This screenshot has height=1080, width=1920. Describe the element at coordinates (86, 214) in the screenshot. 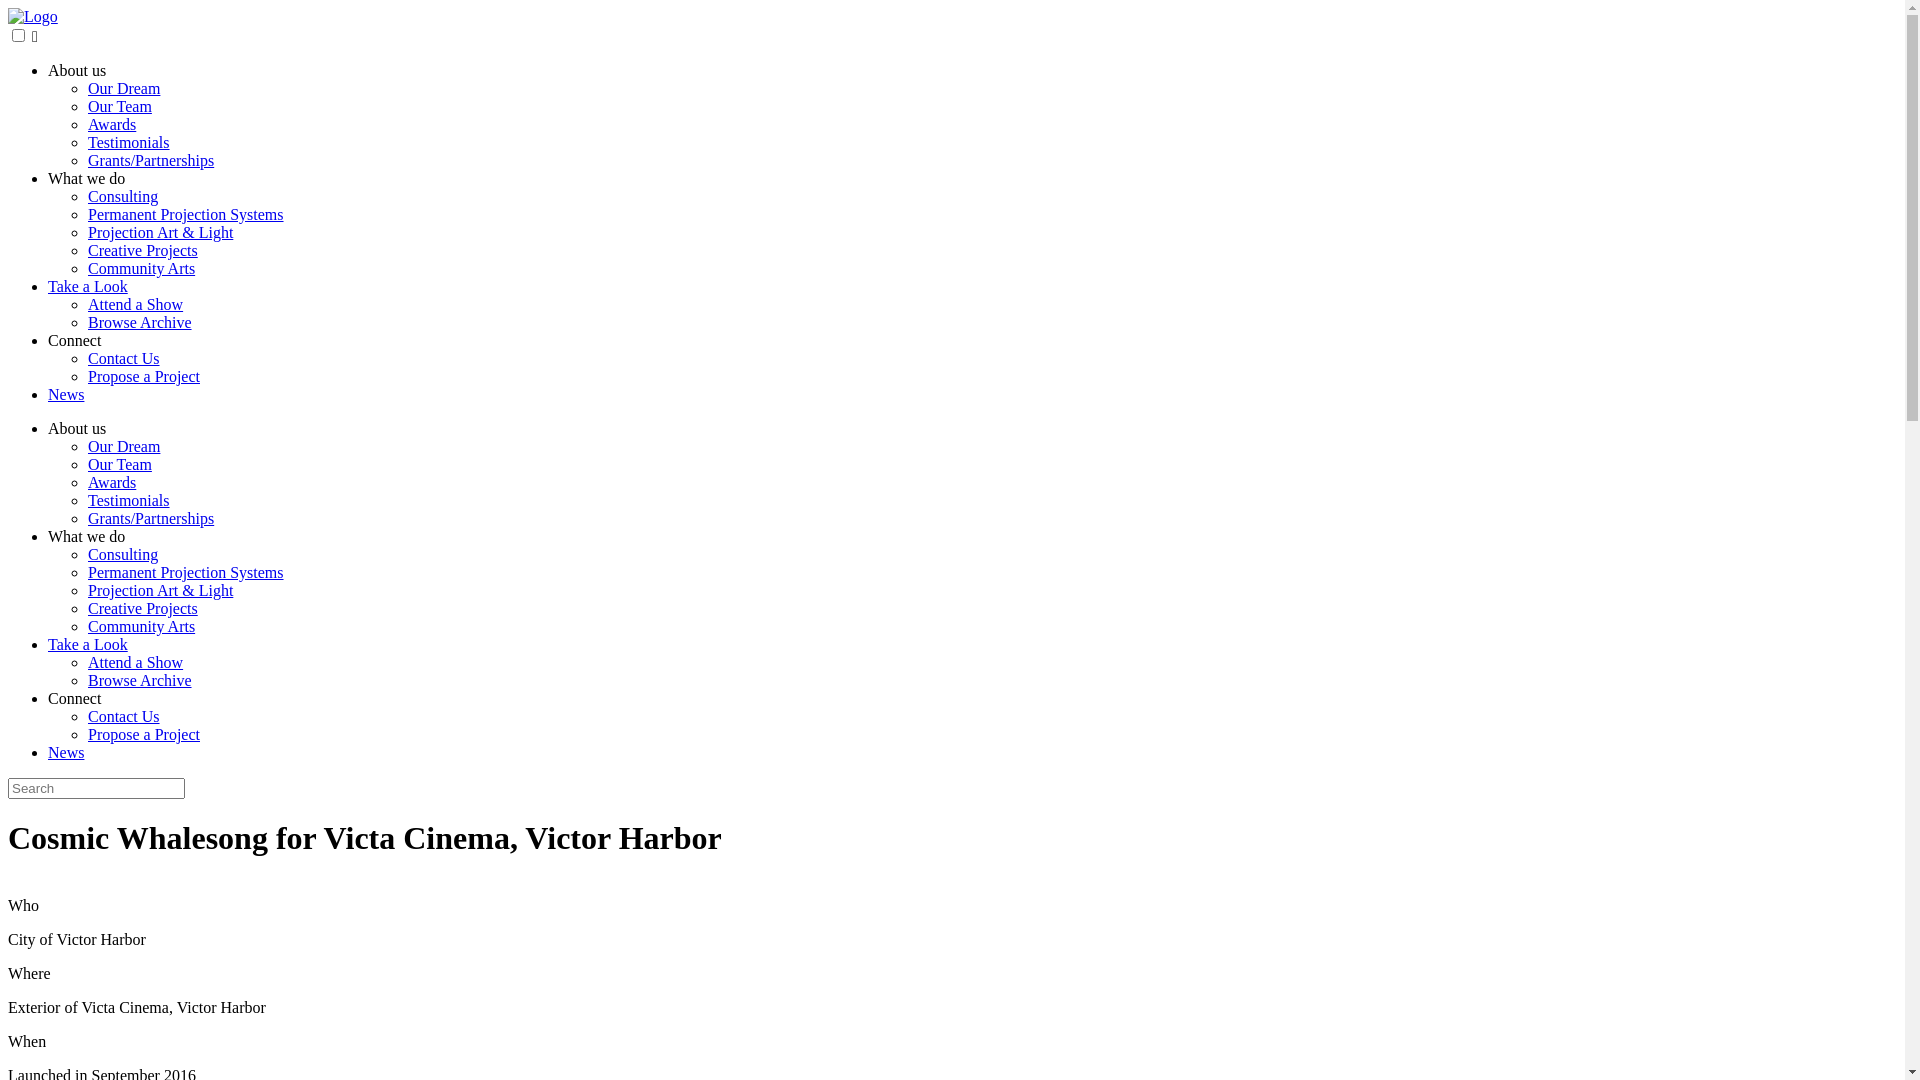

I see `'Permanent Projection Systems'` at that location.